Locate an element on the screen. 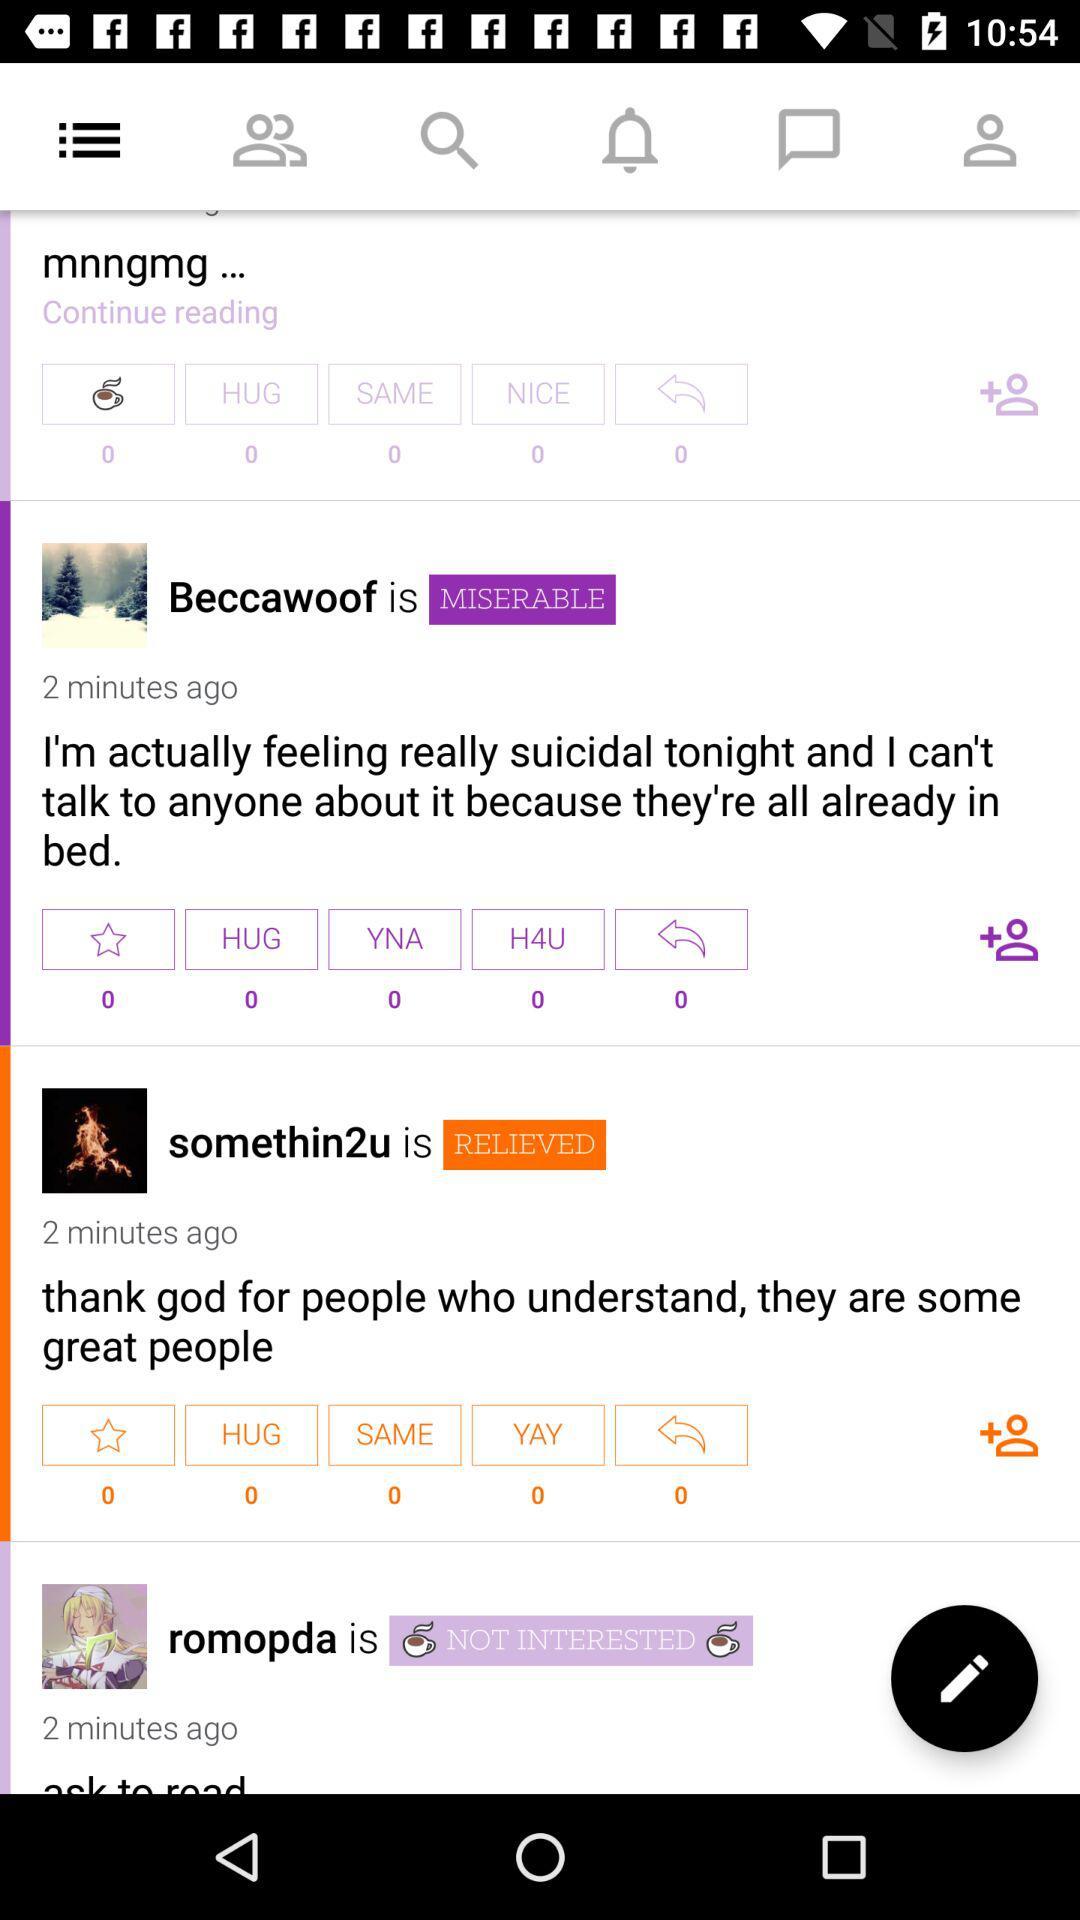 This screenshot has height=1920, width=1080. as friend is located at coordinates (1009, 1434).